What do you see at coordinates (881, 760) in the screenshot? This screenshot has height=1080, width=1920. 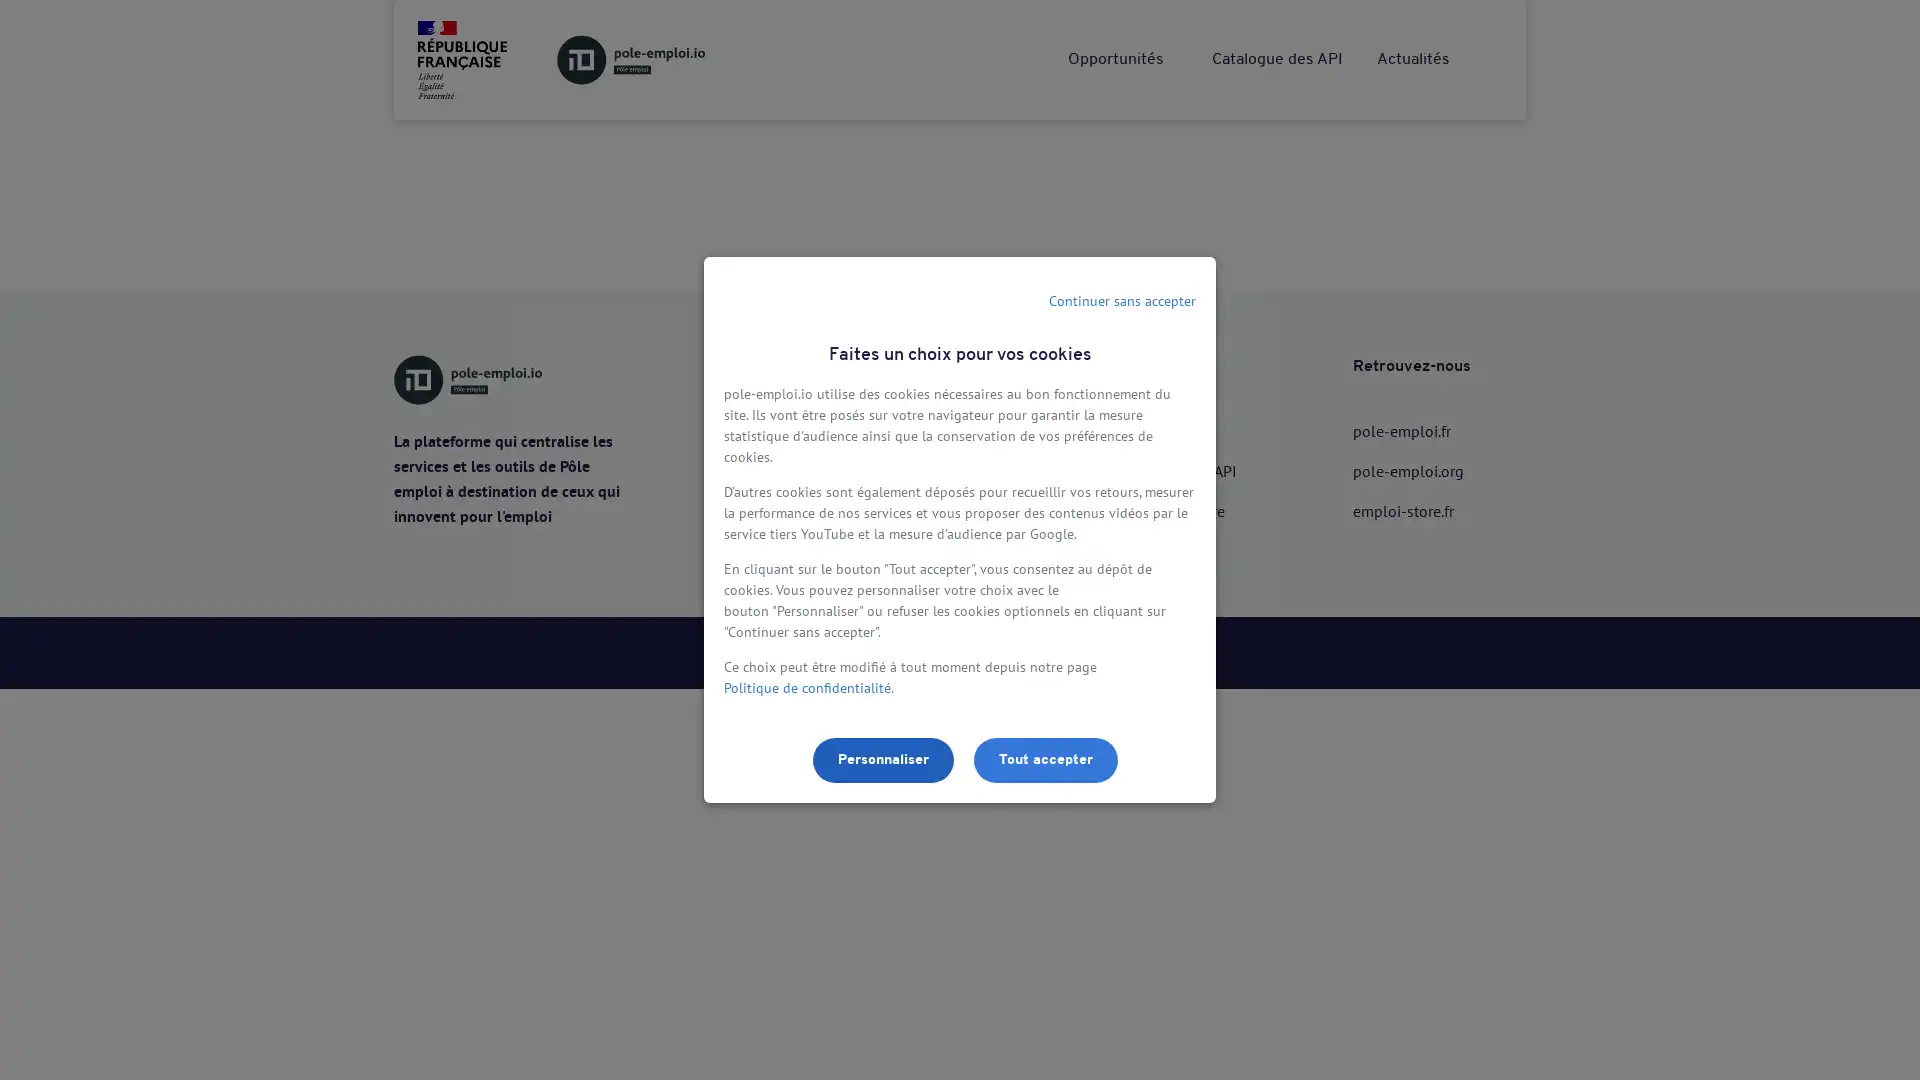 I see `Personnaliser les parametres de confidentialite` at bounding box center [881, 760].